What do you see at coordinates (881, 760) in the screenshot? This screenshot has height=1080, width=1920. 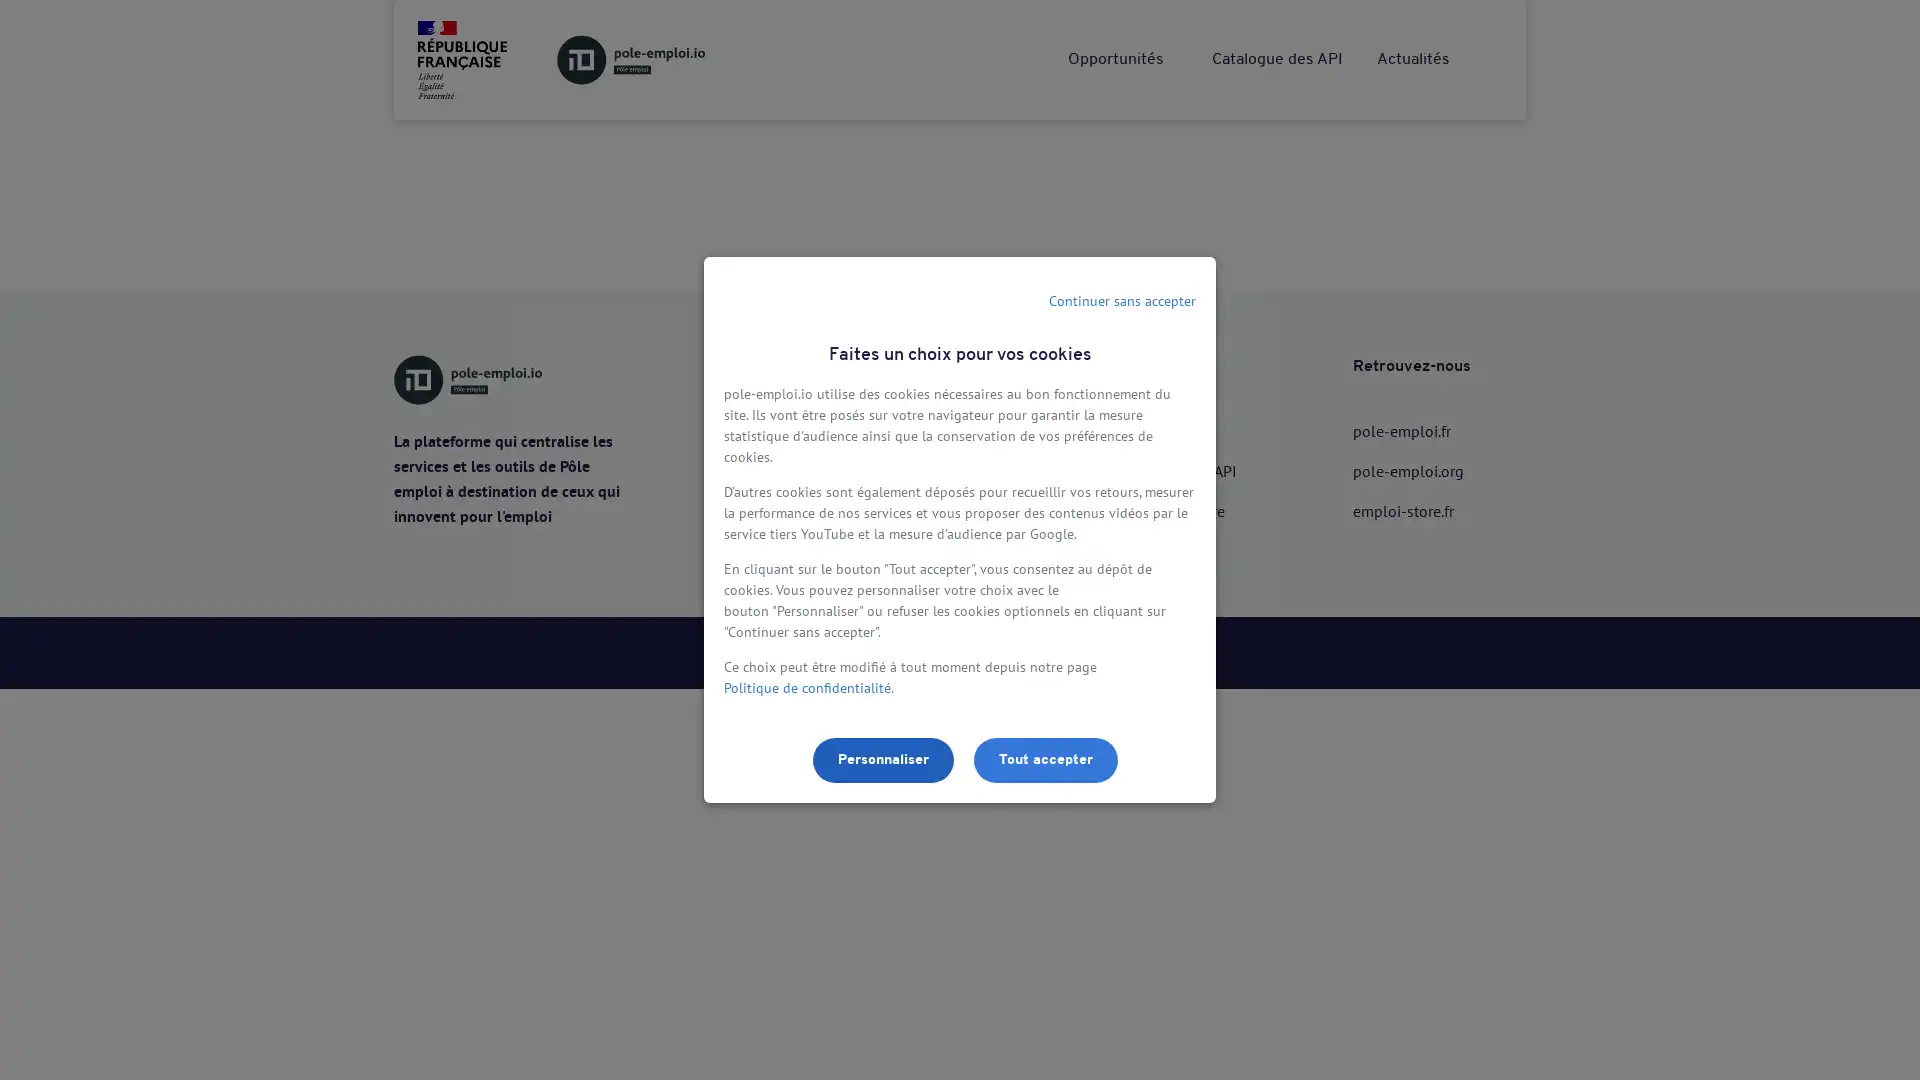 I see `Personnaliser les parametres de confidentialite` at bounding box center [881, 760].